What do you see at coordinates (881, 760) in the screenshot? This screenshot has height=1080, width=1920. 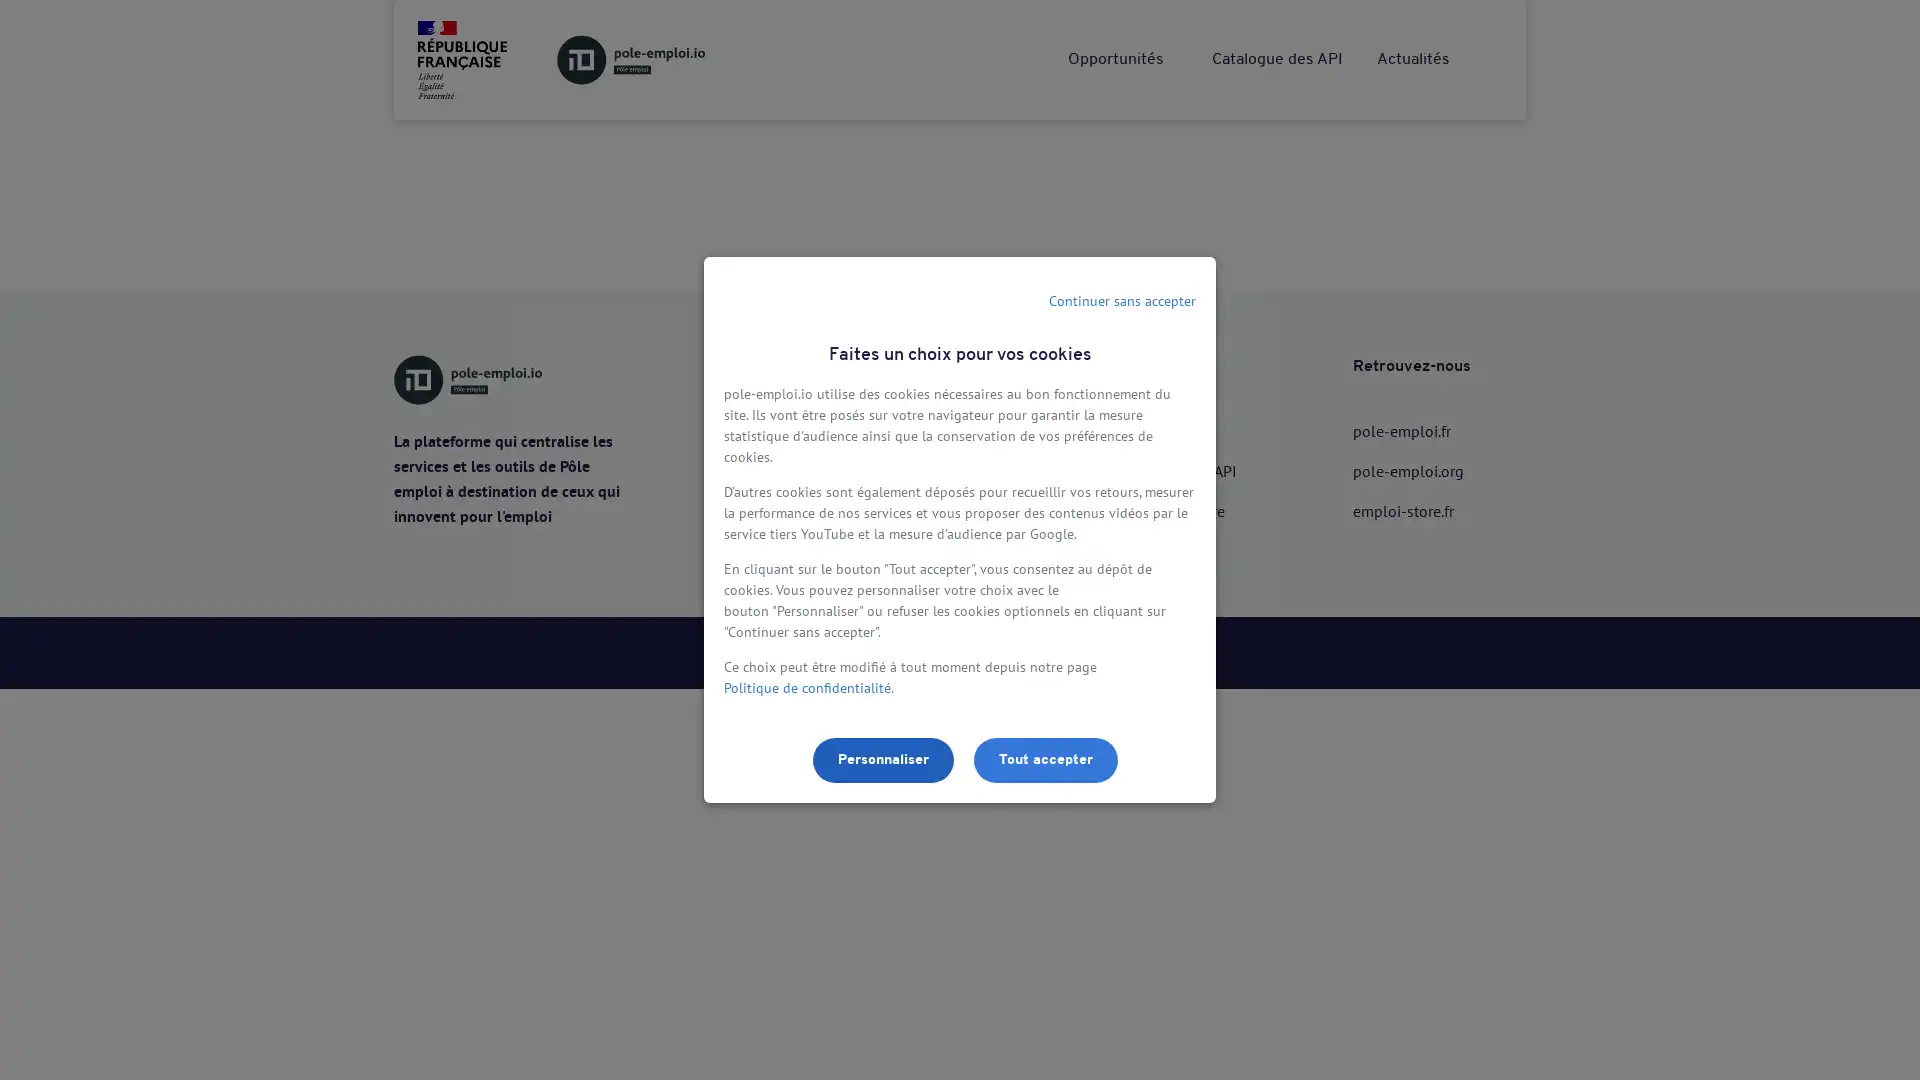 I see `Personnaliser les parametres de confidentialite` at bounding box center [881, 760].